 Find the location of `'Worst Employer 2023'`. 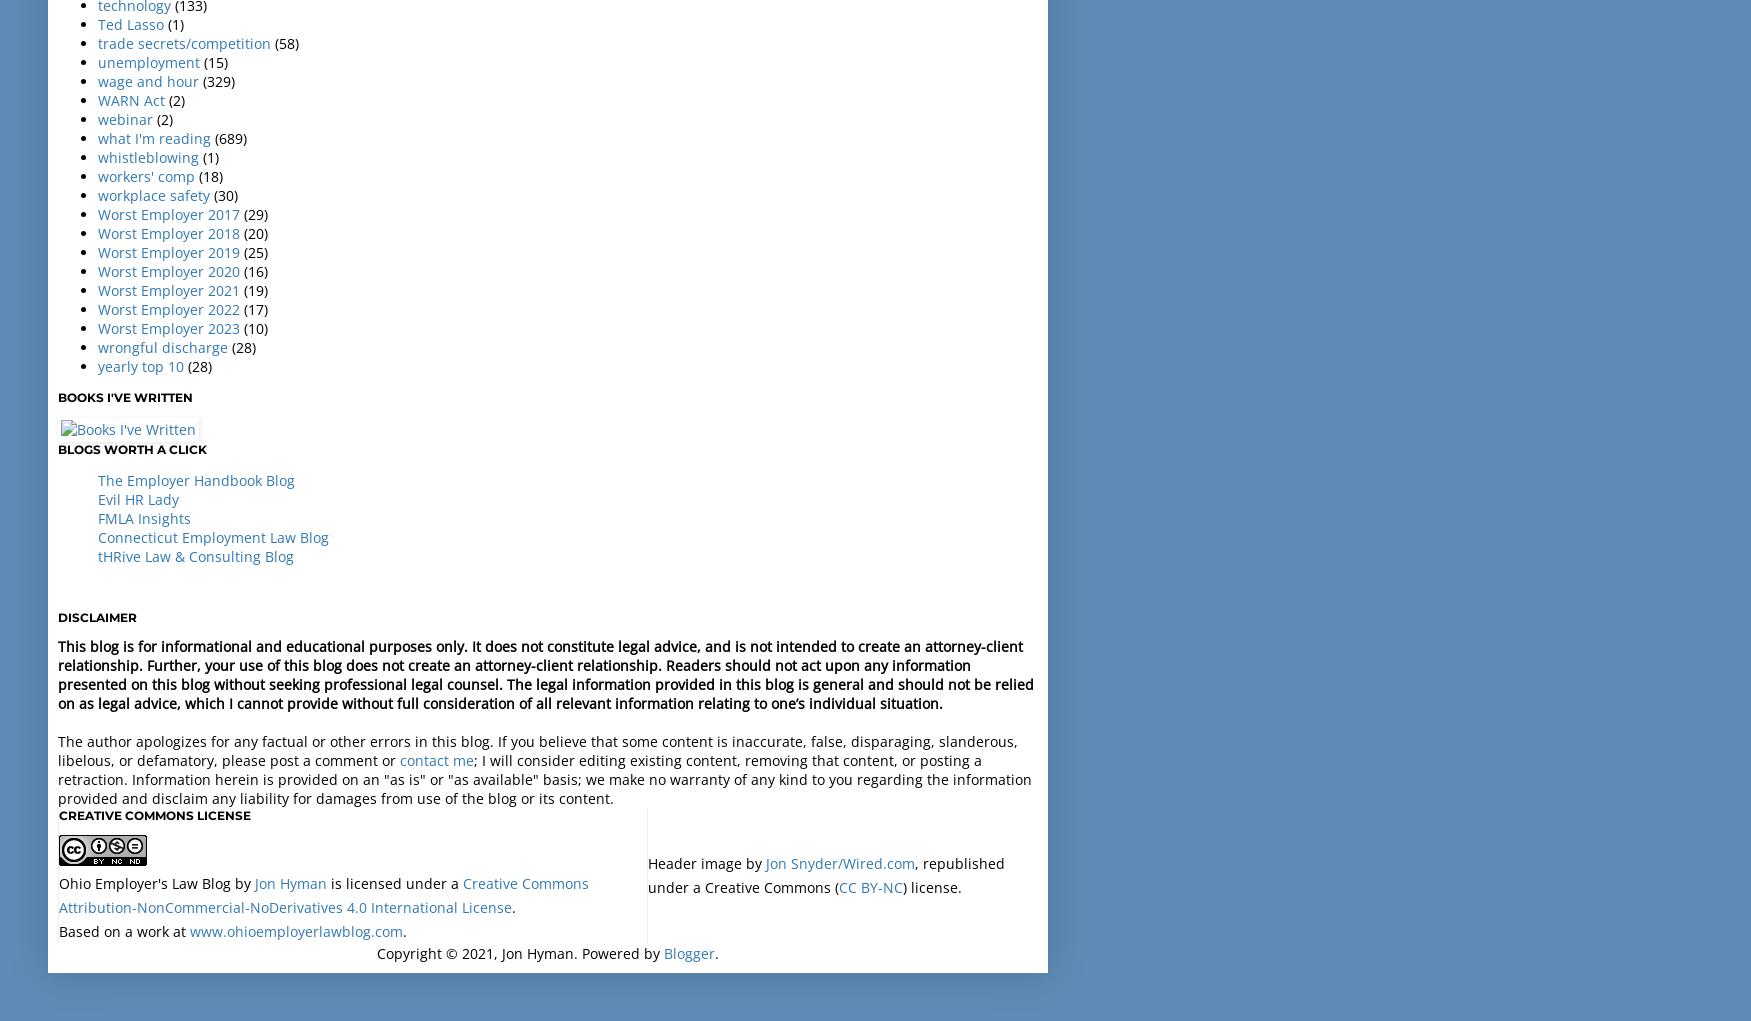

'Worst Employer 2023' is located at coordinates (168, 326).